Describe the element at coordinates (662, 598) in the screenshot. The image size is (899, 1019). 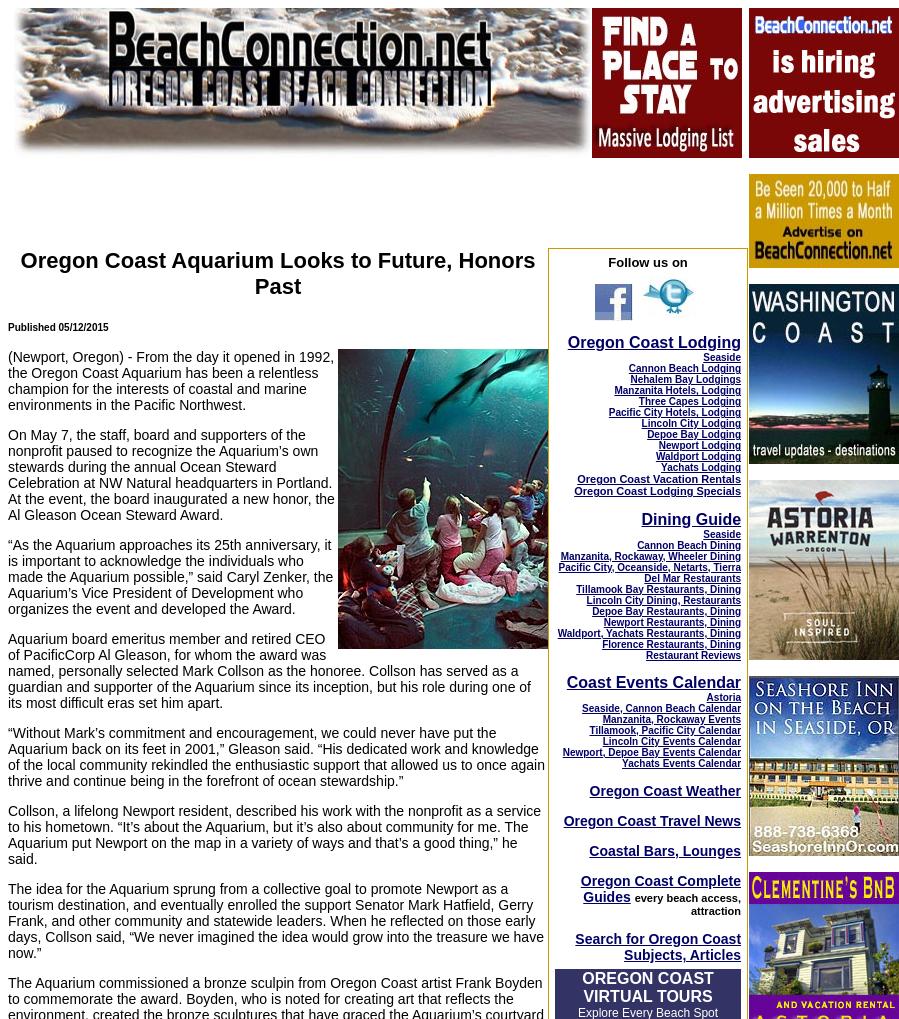
I see `'Lincoln 
                City Dining, Restaurants'` at that location.